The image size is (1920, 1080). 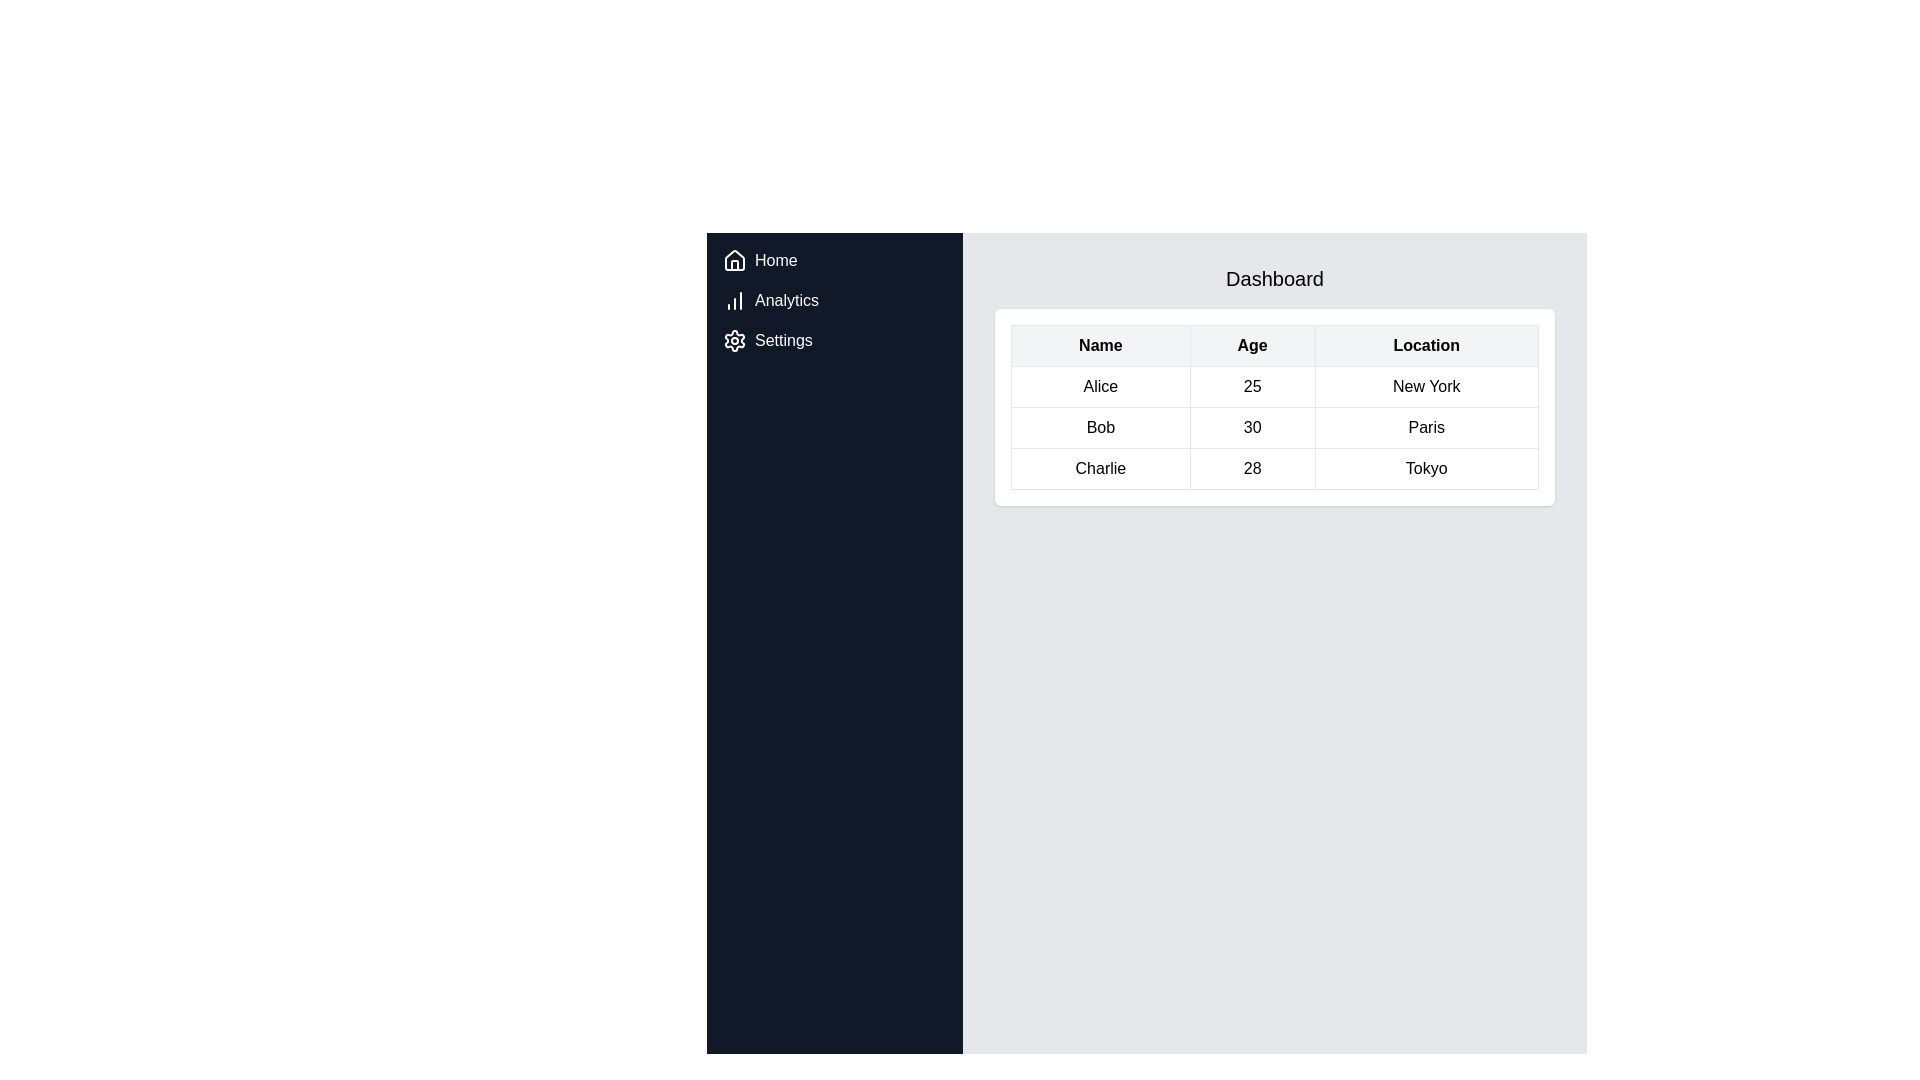 I want to click on the gear/settings icon located in the upper-left corner of the application within the navigation sidebar, so click(x=733, y=339).